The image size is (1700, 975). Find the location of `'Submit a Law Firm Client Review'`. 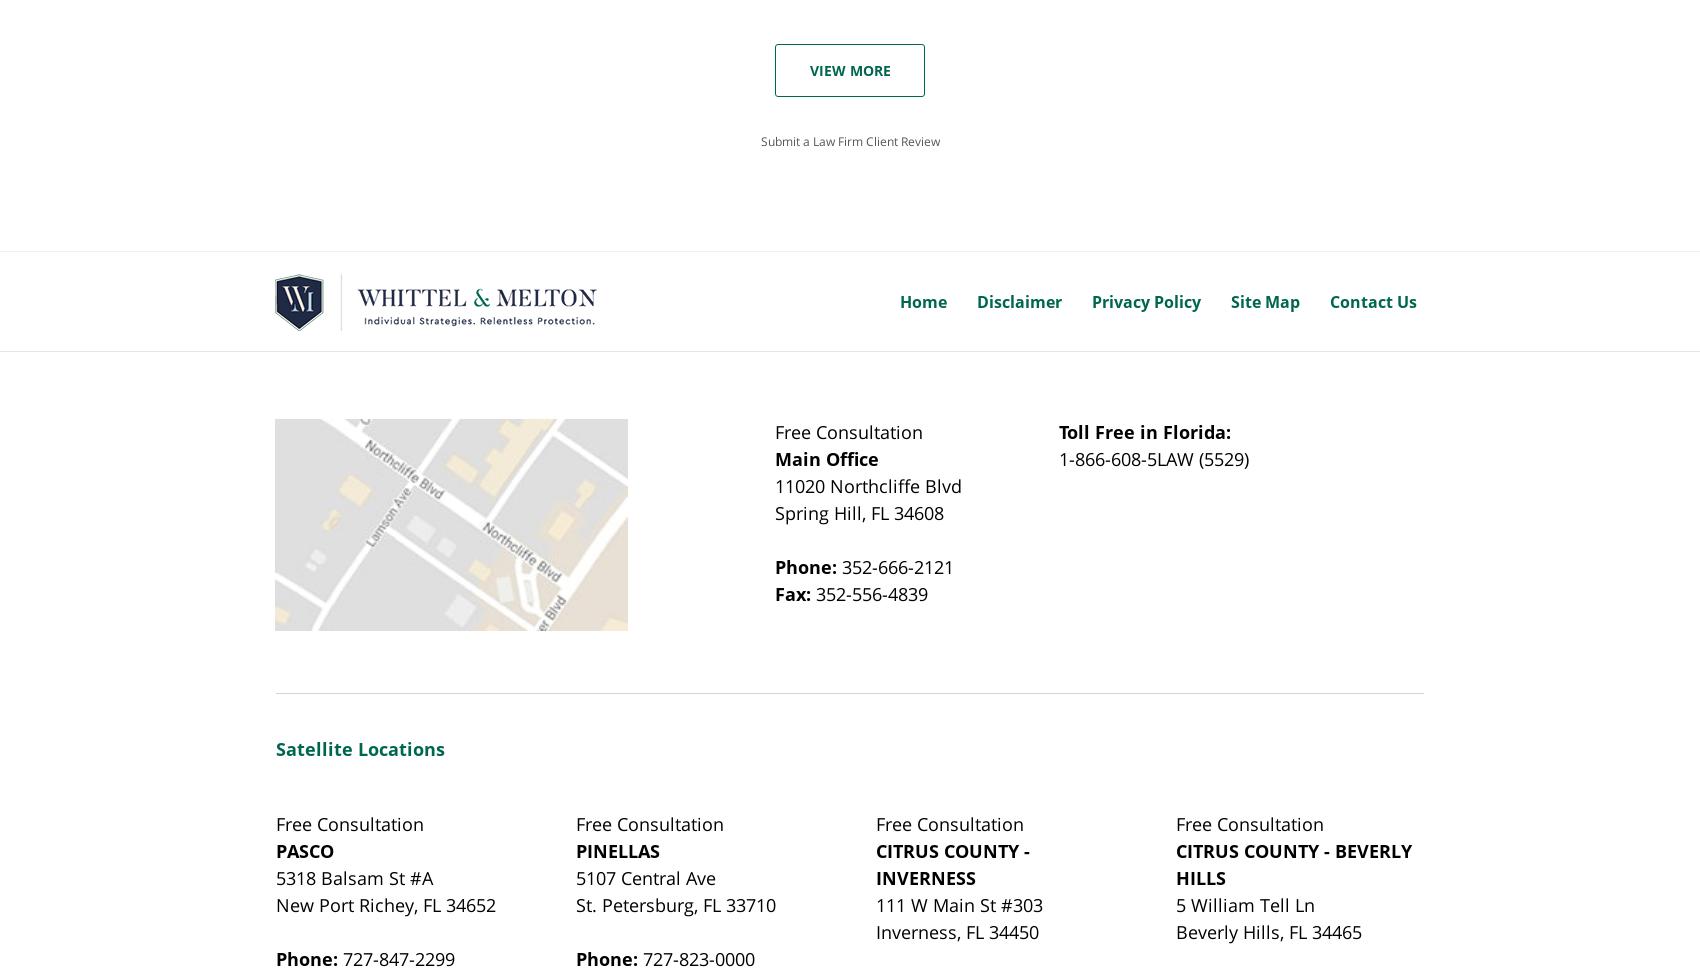

'Submit a Law Firm Client Review' is located at coordinates (848, 140).